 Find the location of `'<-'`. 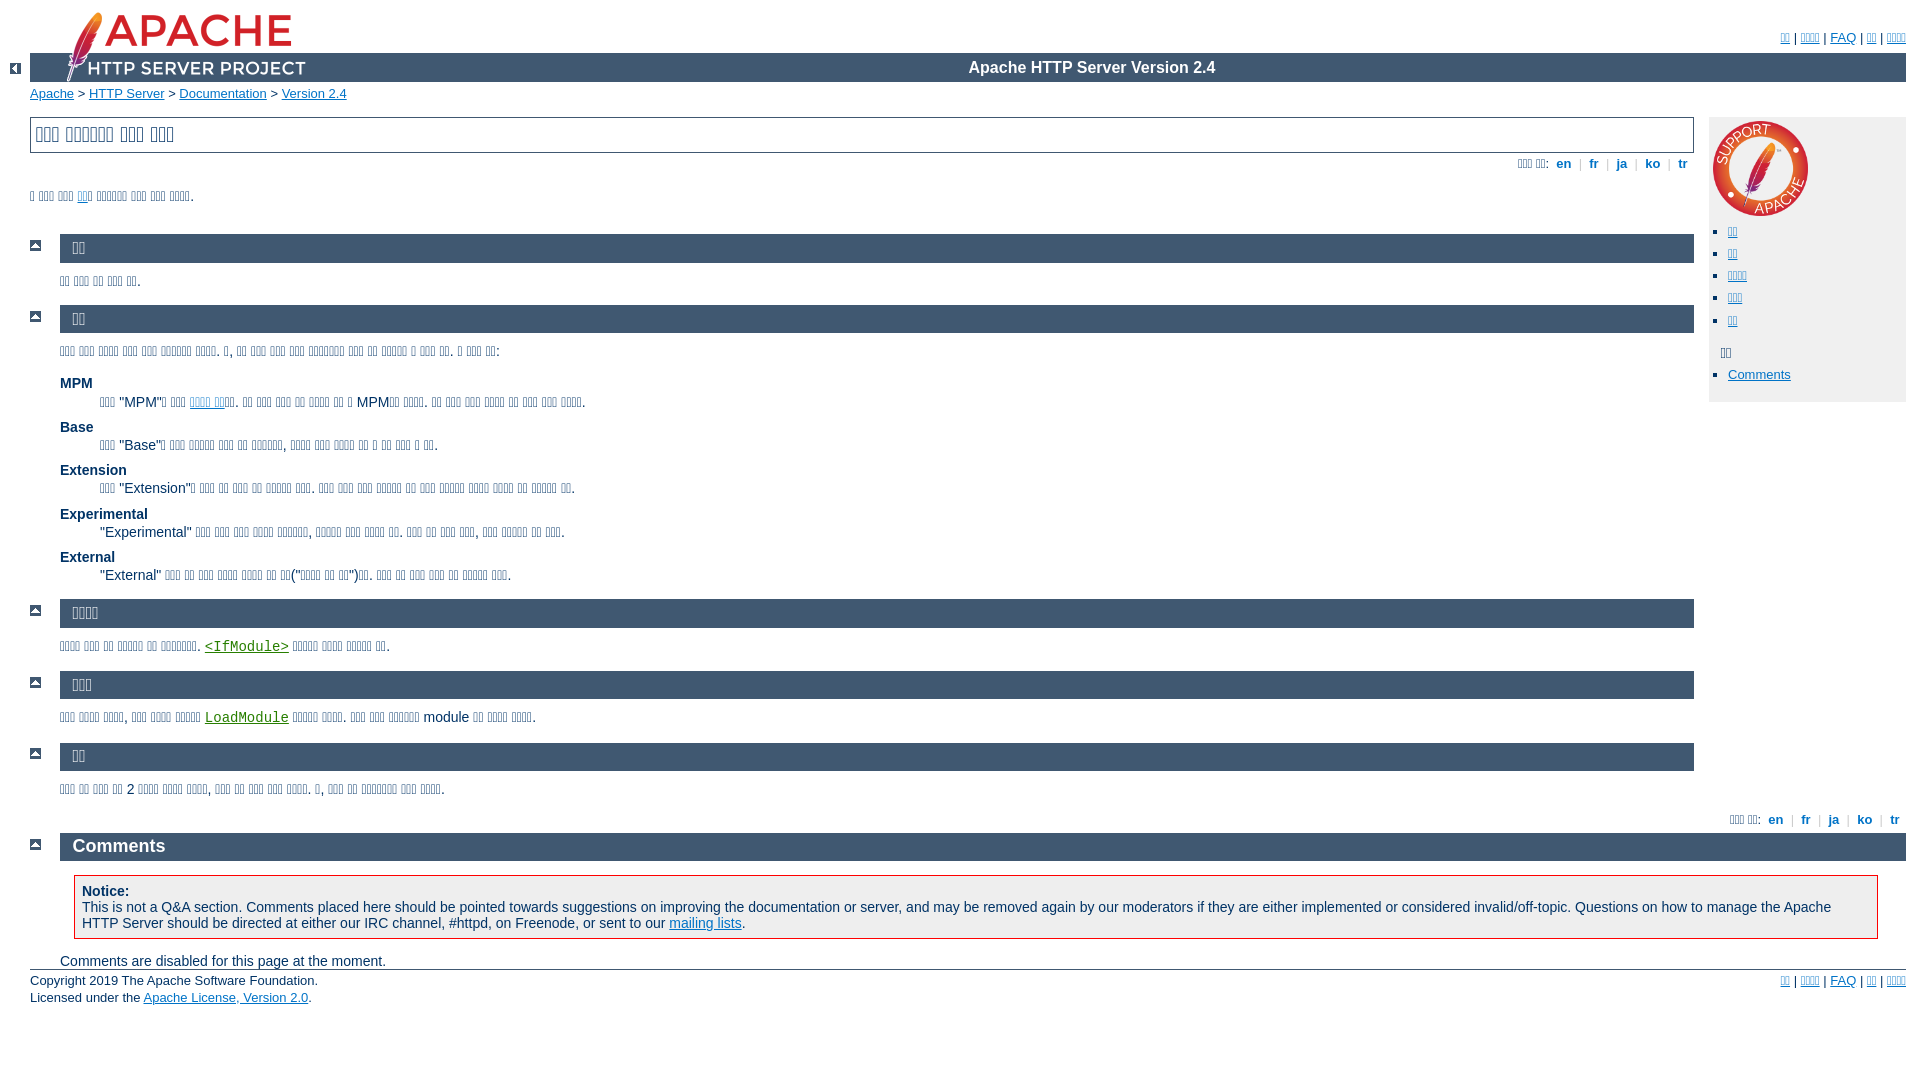

'<-' is located at coordinates (15, 67).